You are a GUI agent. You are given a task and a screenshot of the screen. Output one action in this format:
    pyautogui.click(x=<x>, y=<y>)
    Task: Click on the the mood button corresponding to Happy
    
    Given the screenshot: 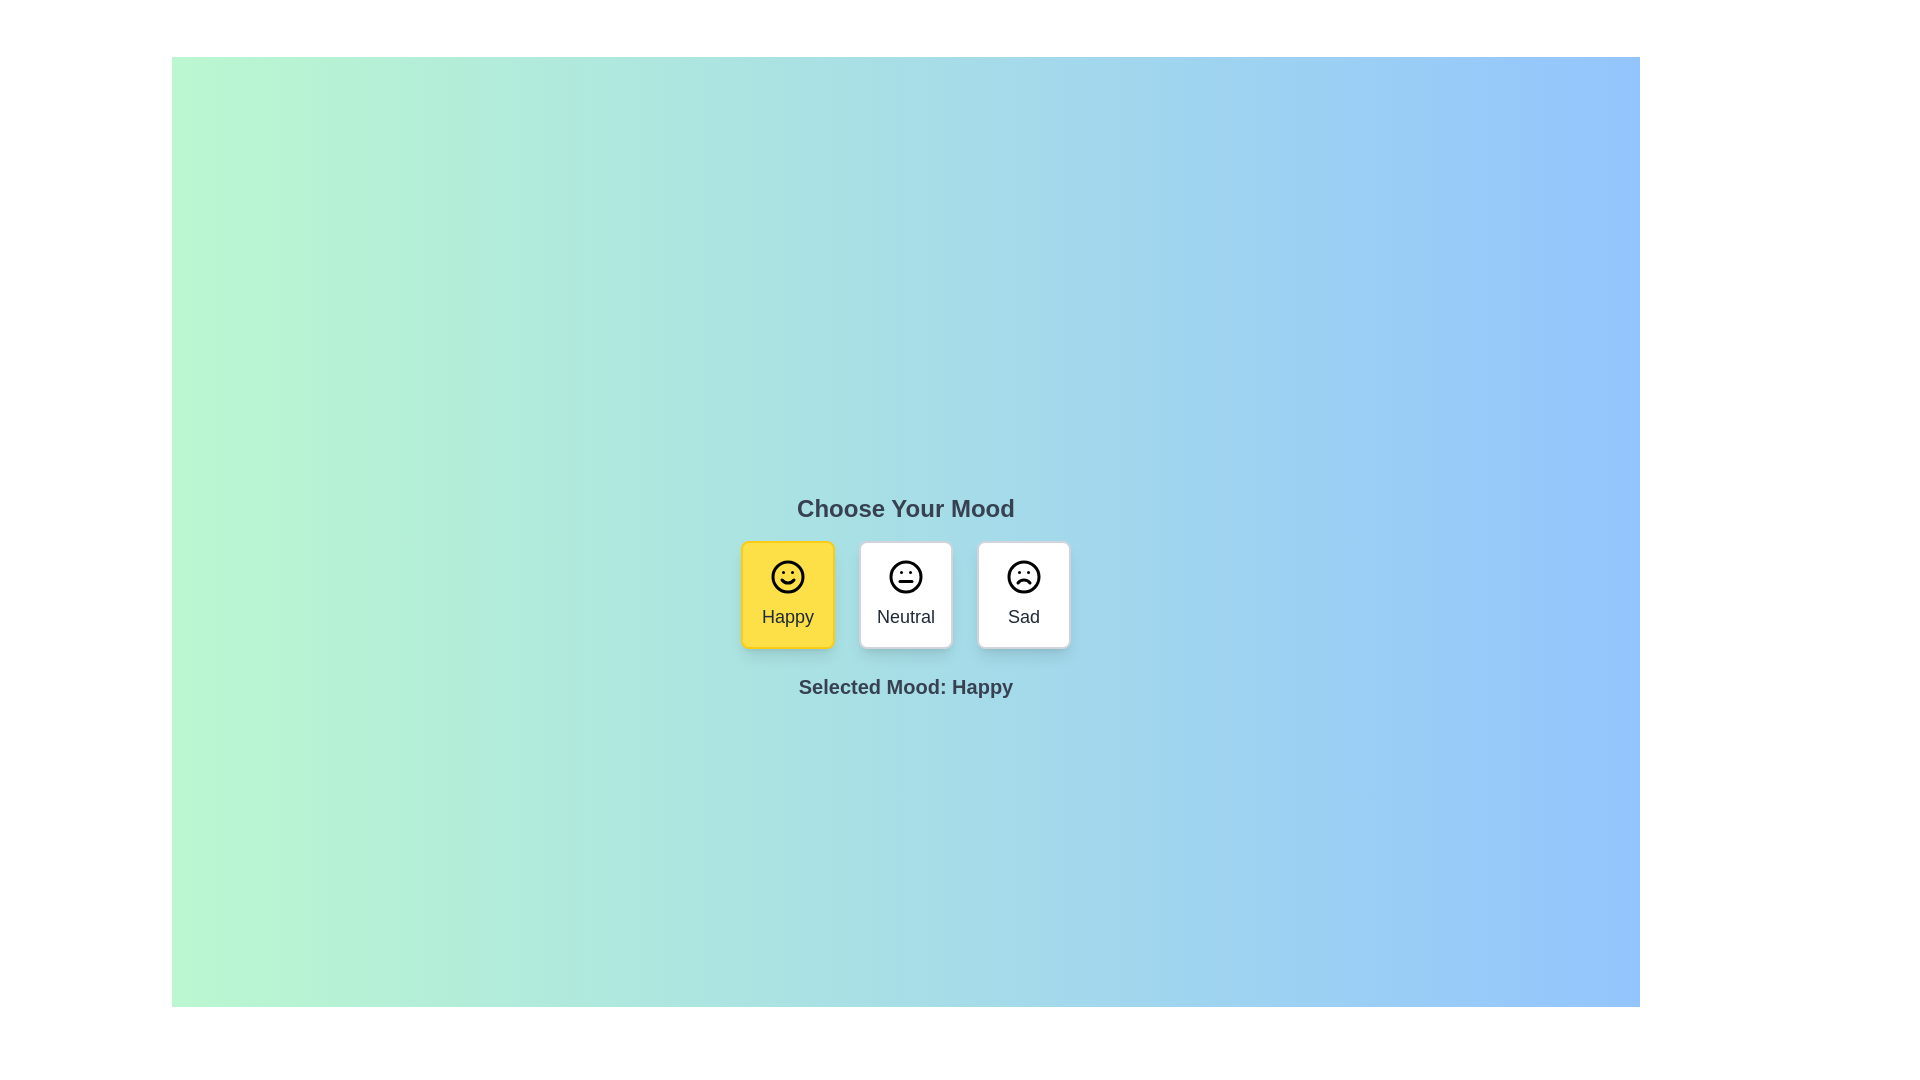 What is the action you would take?
    pyautogui.click(x=786, y=593)
    